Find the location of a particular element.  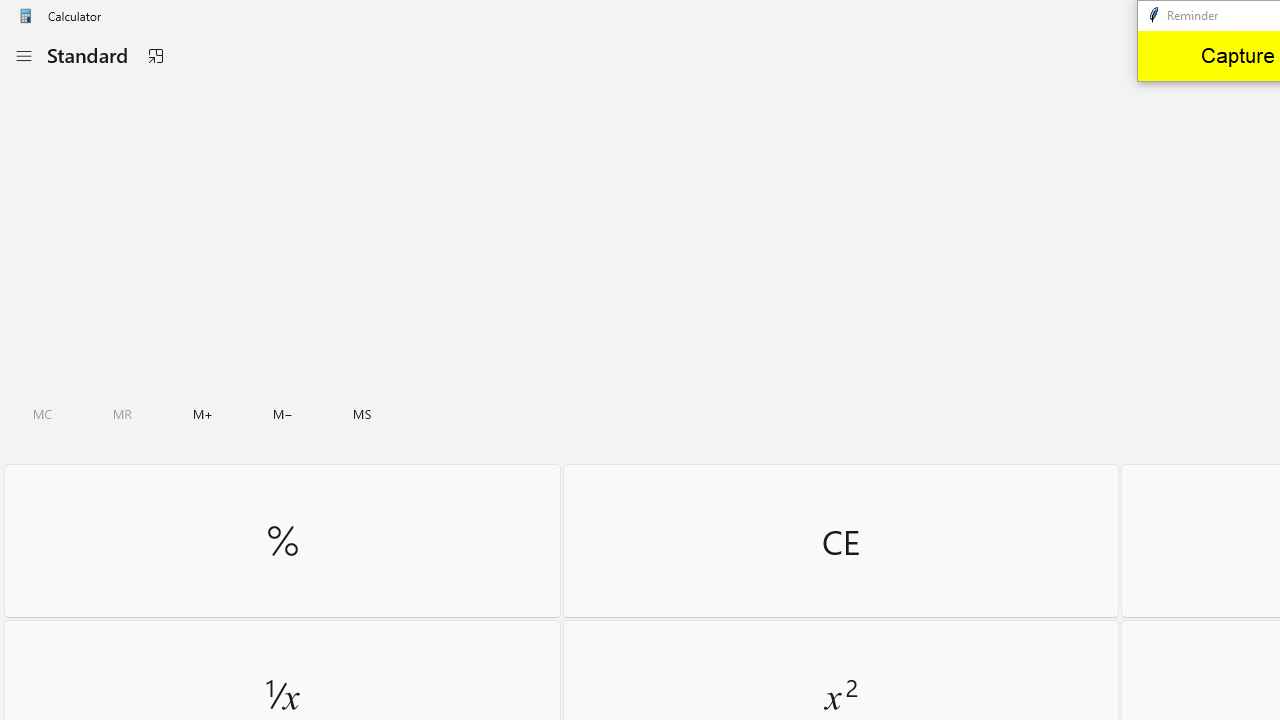

'Open Navigation' is located at coordinates (23, 55).